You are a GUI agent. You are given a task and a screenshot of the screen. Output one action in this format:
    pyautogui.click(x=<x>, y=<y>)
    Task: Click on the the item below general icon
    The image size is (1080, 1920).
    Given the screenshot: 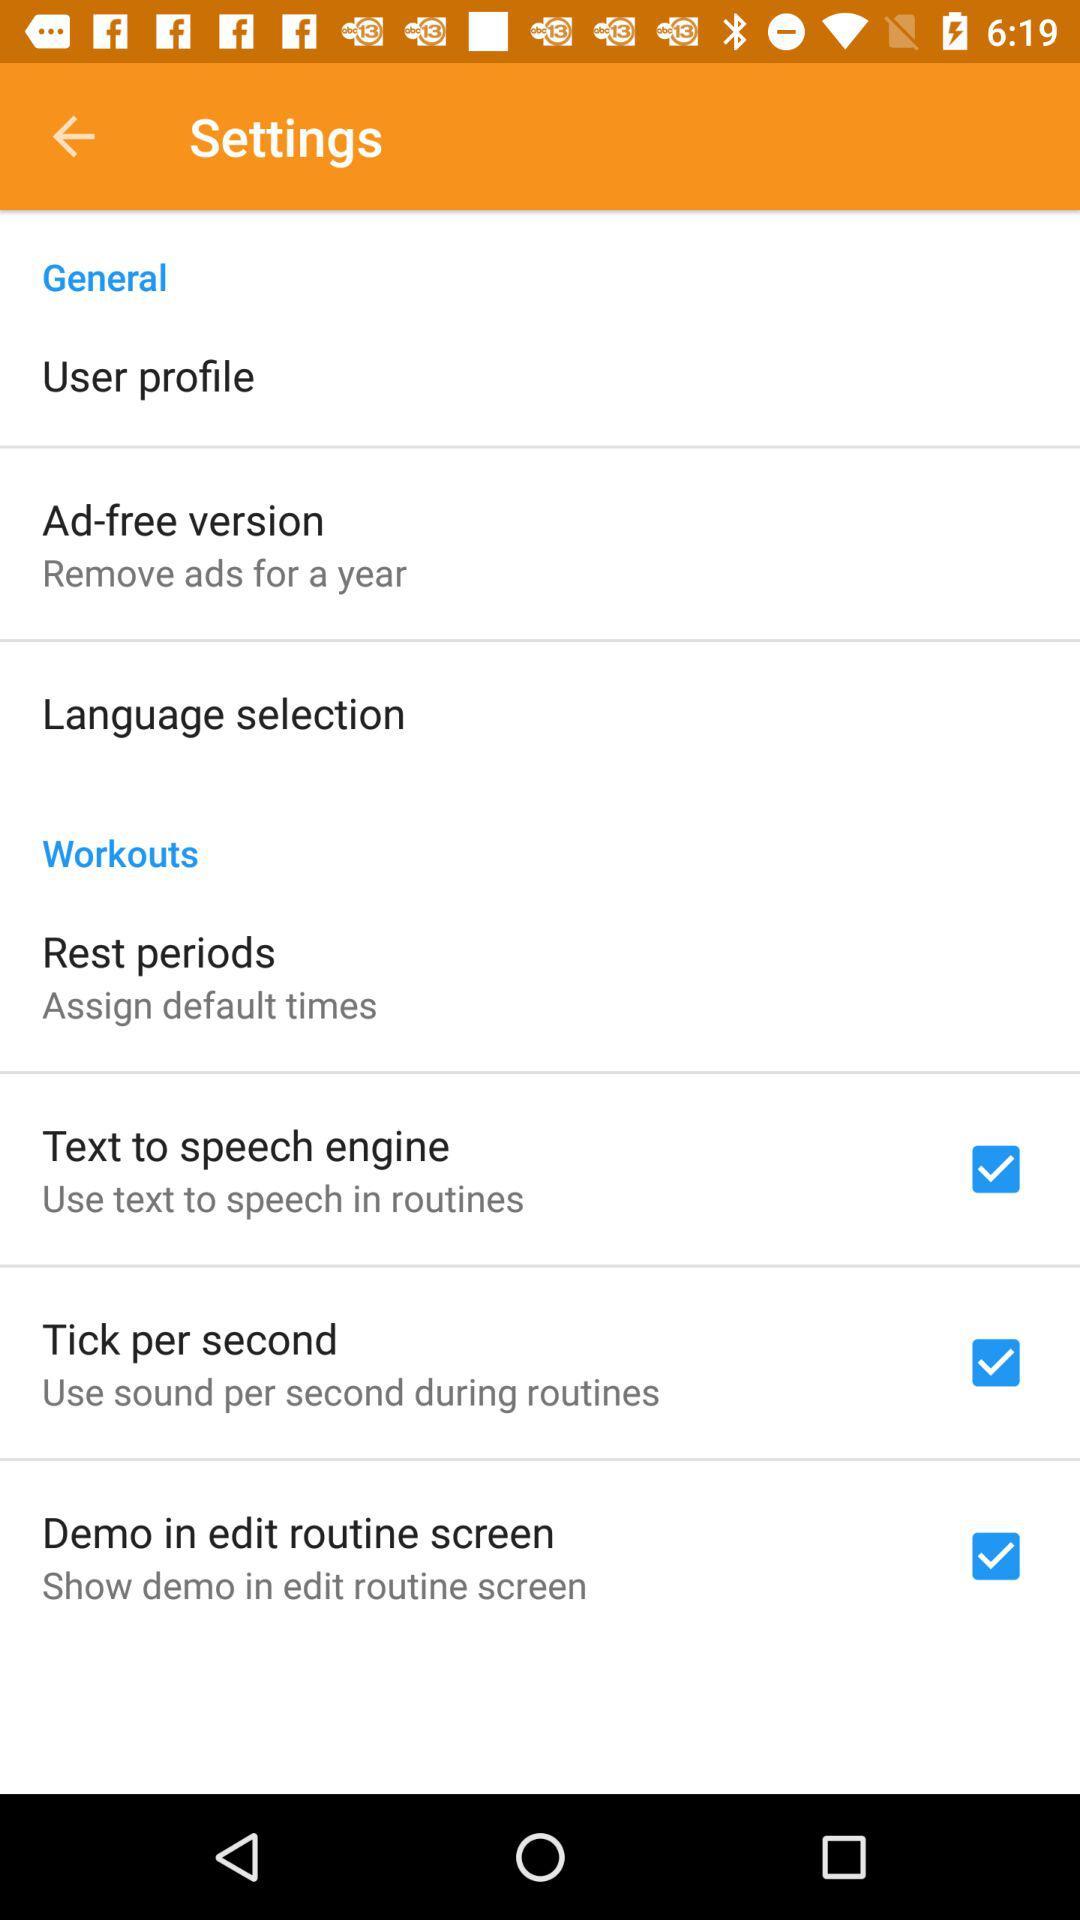 What is the action you would take?
    pyautogui.click(x=147, y=374)
    